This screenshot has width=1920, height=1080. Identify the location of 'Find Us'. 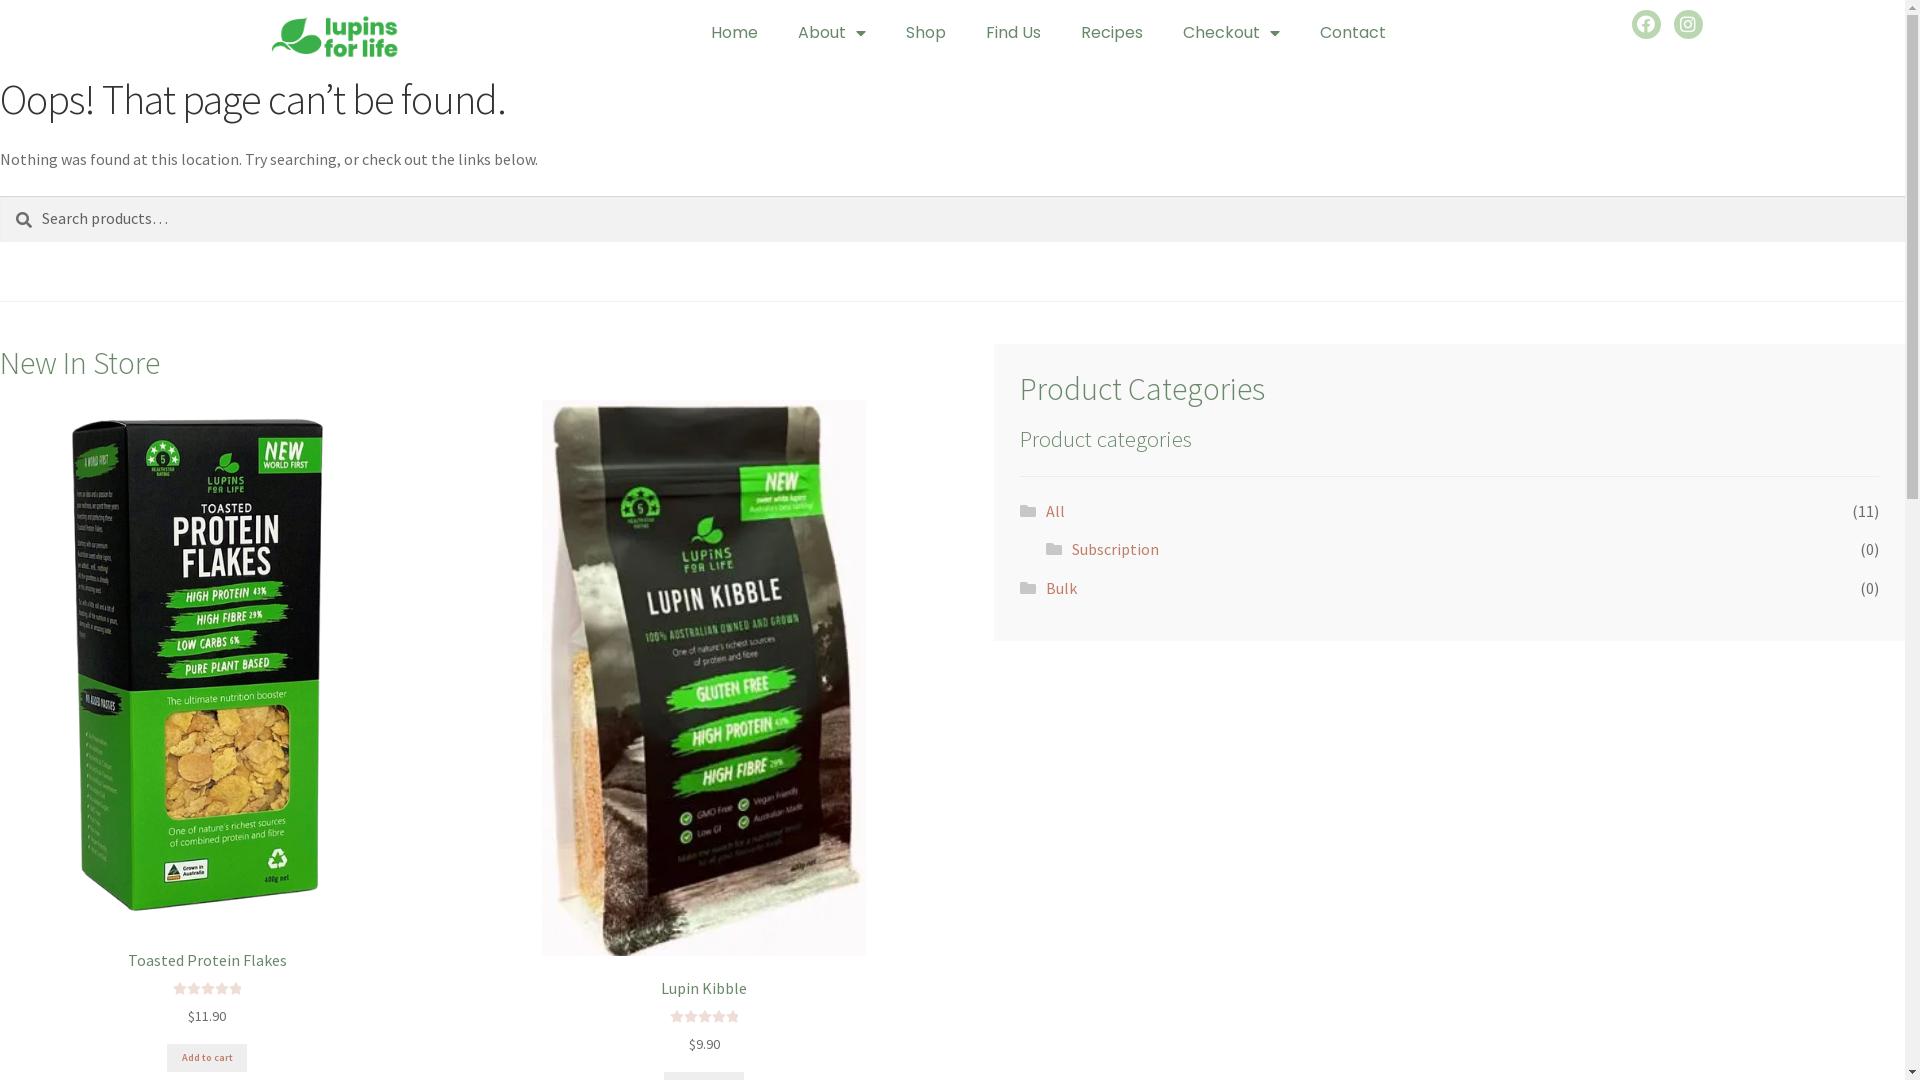
(965, 33).